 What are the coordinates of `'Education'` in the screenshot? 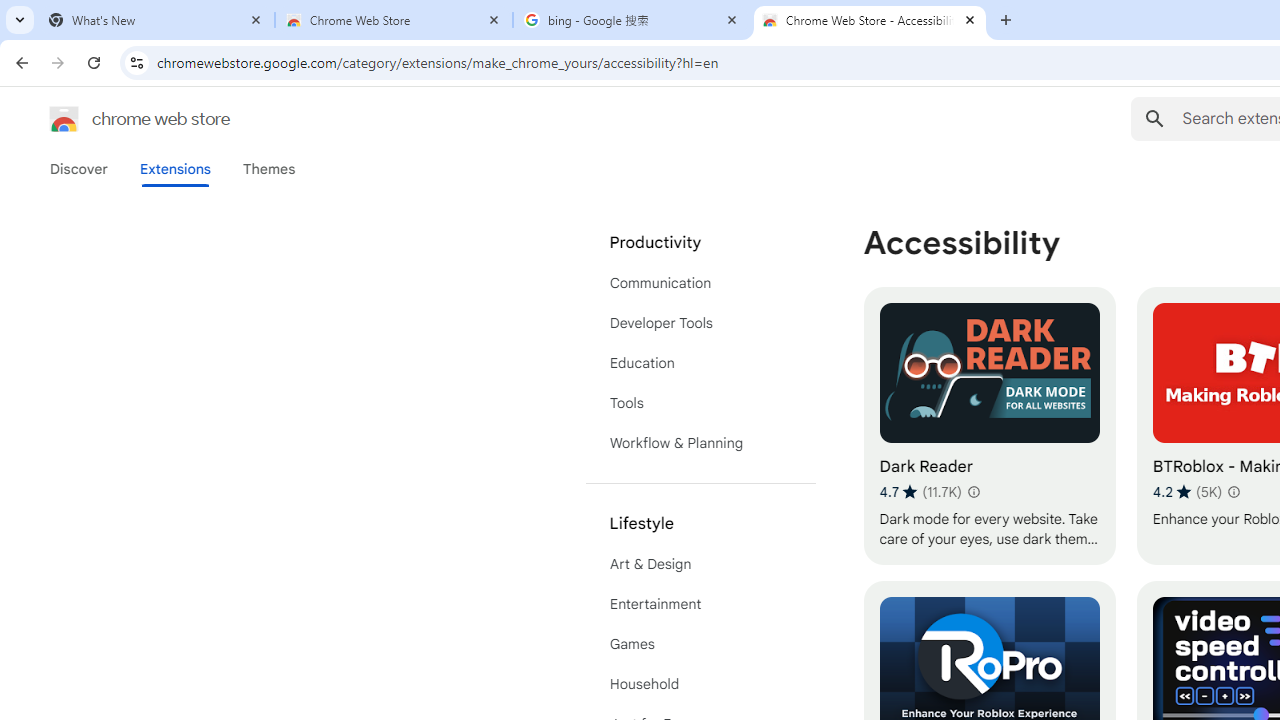 It's located at (700, 362).